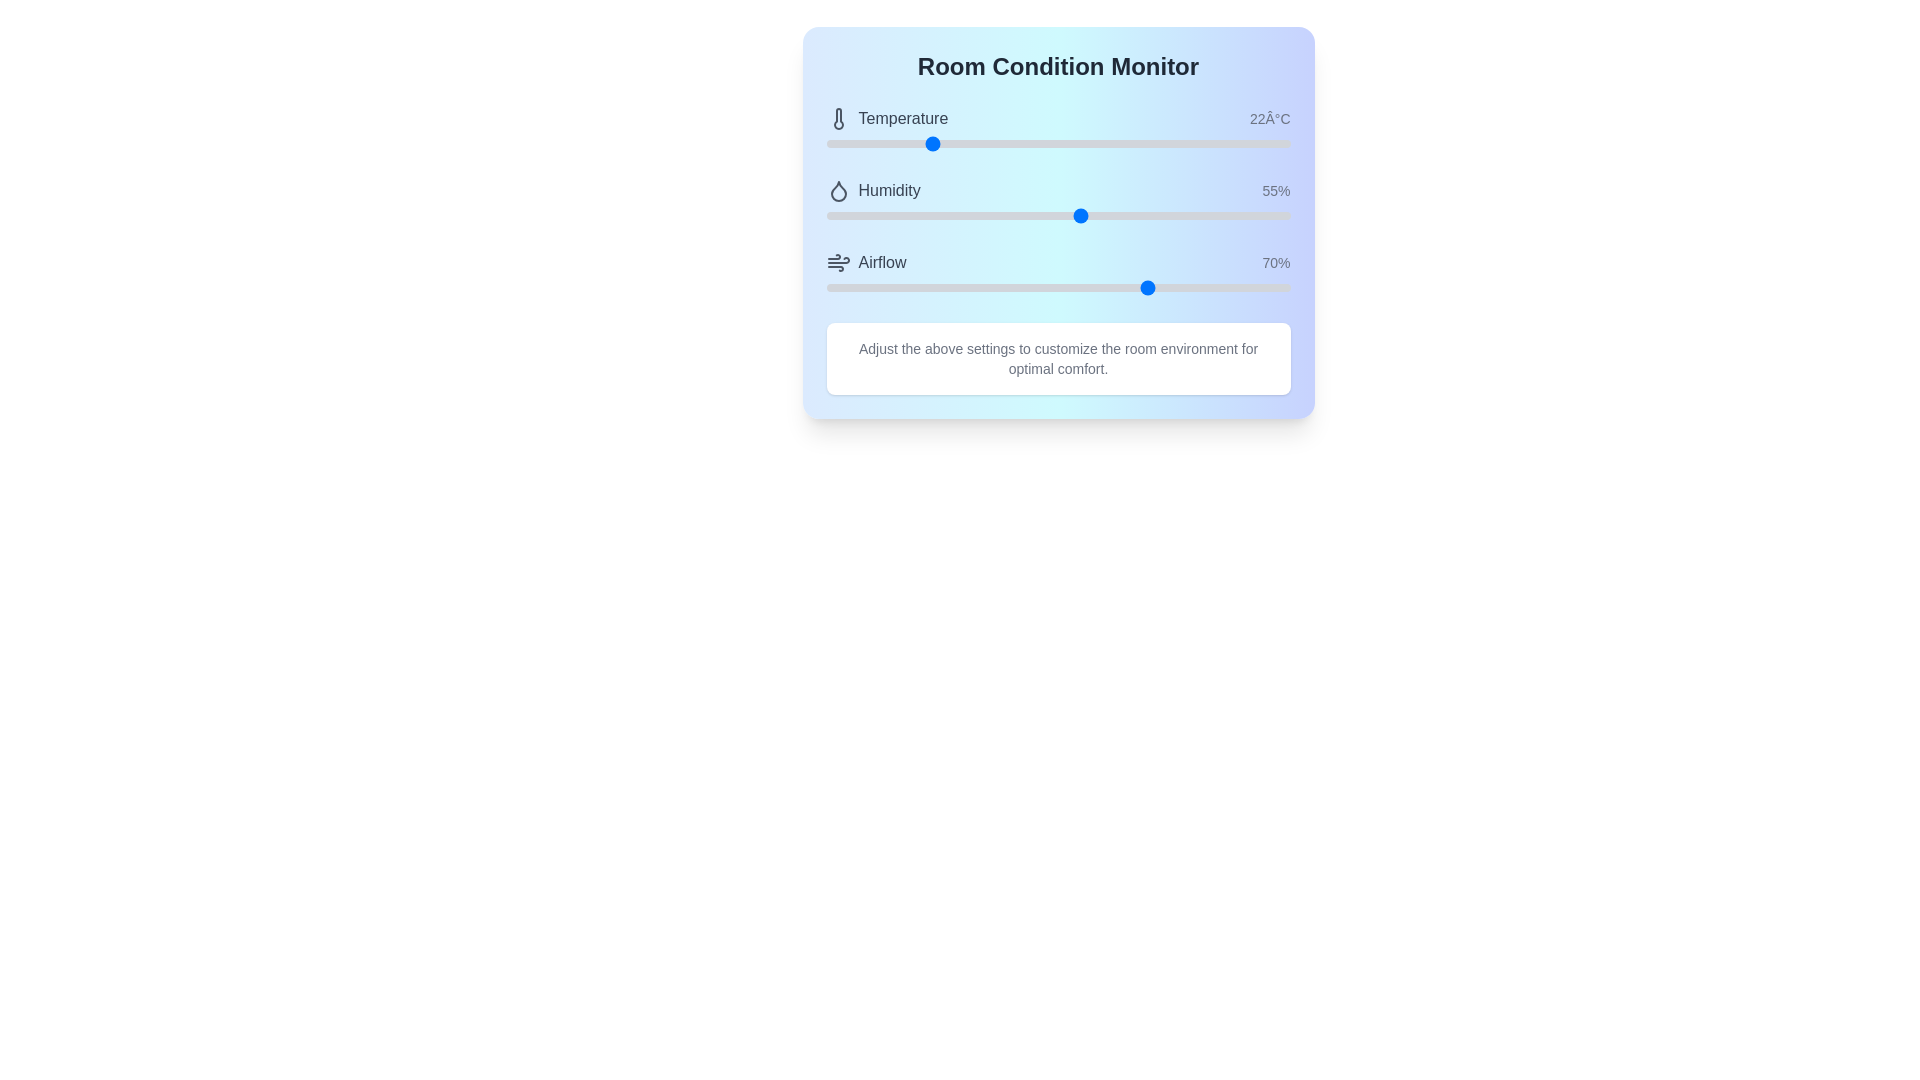 Image resolution: width=1920 pixels, height=1080 pixels. I want to click on the humidity level, so click(835, 216).